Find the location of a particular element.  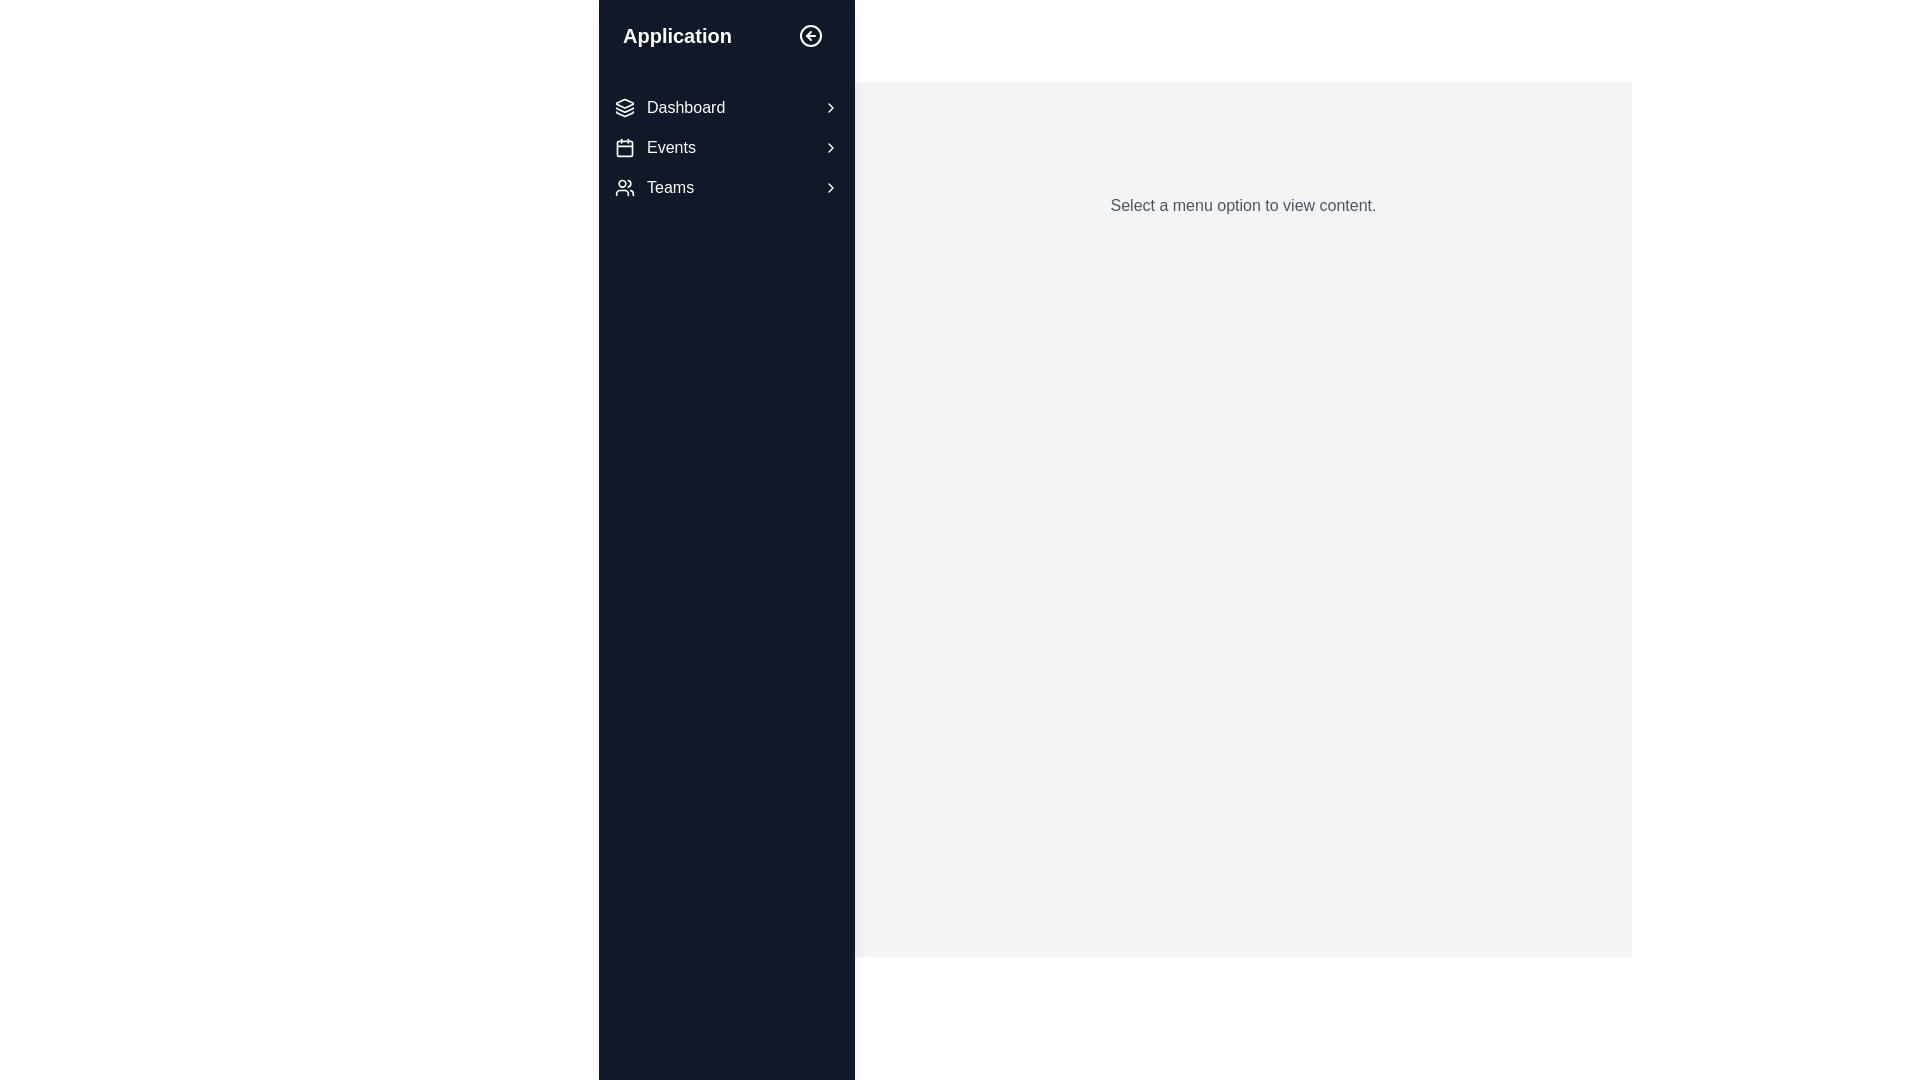

the 'Teams' menu option in the left sidebar is located at coordinates (725, 188).